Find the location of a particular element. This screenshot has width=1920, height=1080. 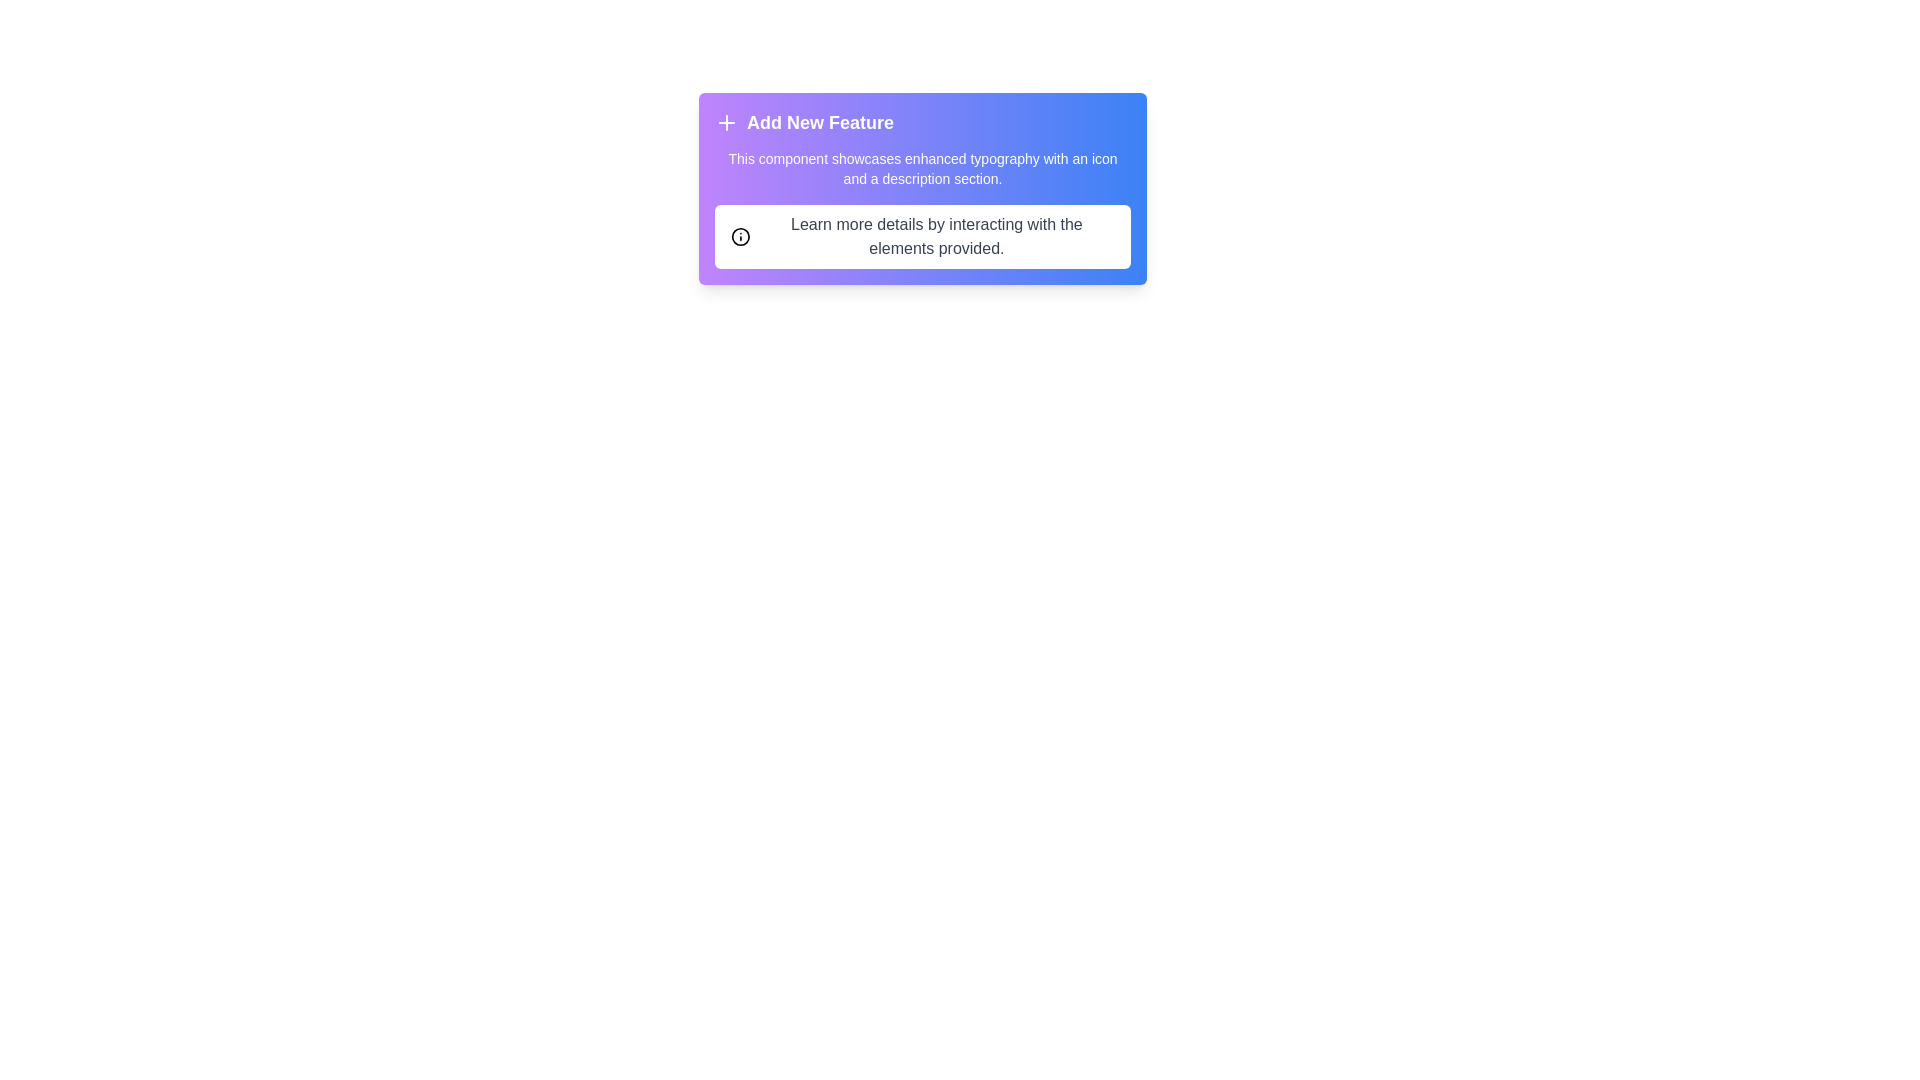

text section in the lower part of the card component that contains the gray text block saying 'Learn more details by interacting with the elements provided.' is located at coordinates (921, 235).